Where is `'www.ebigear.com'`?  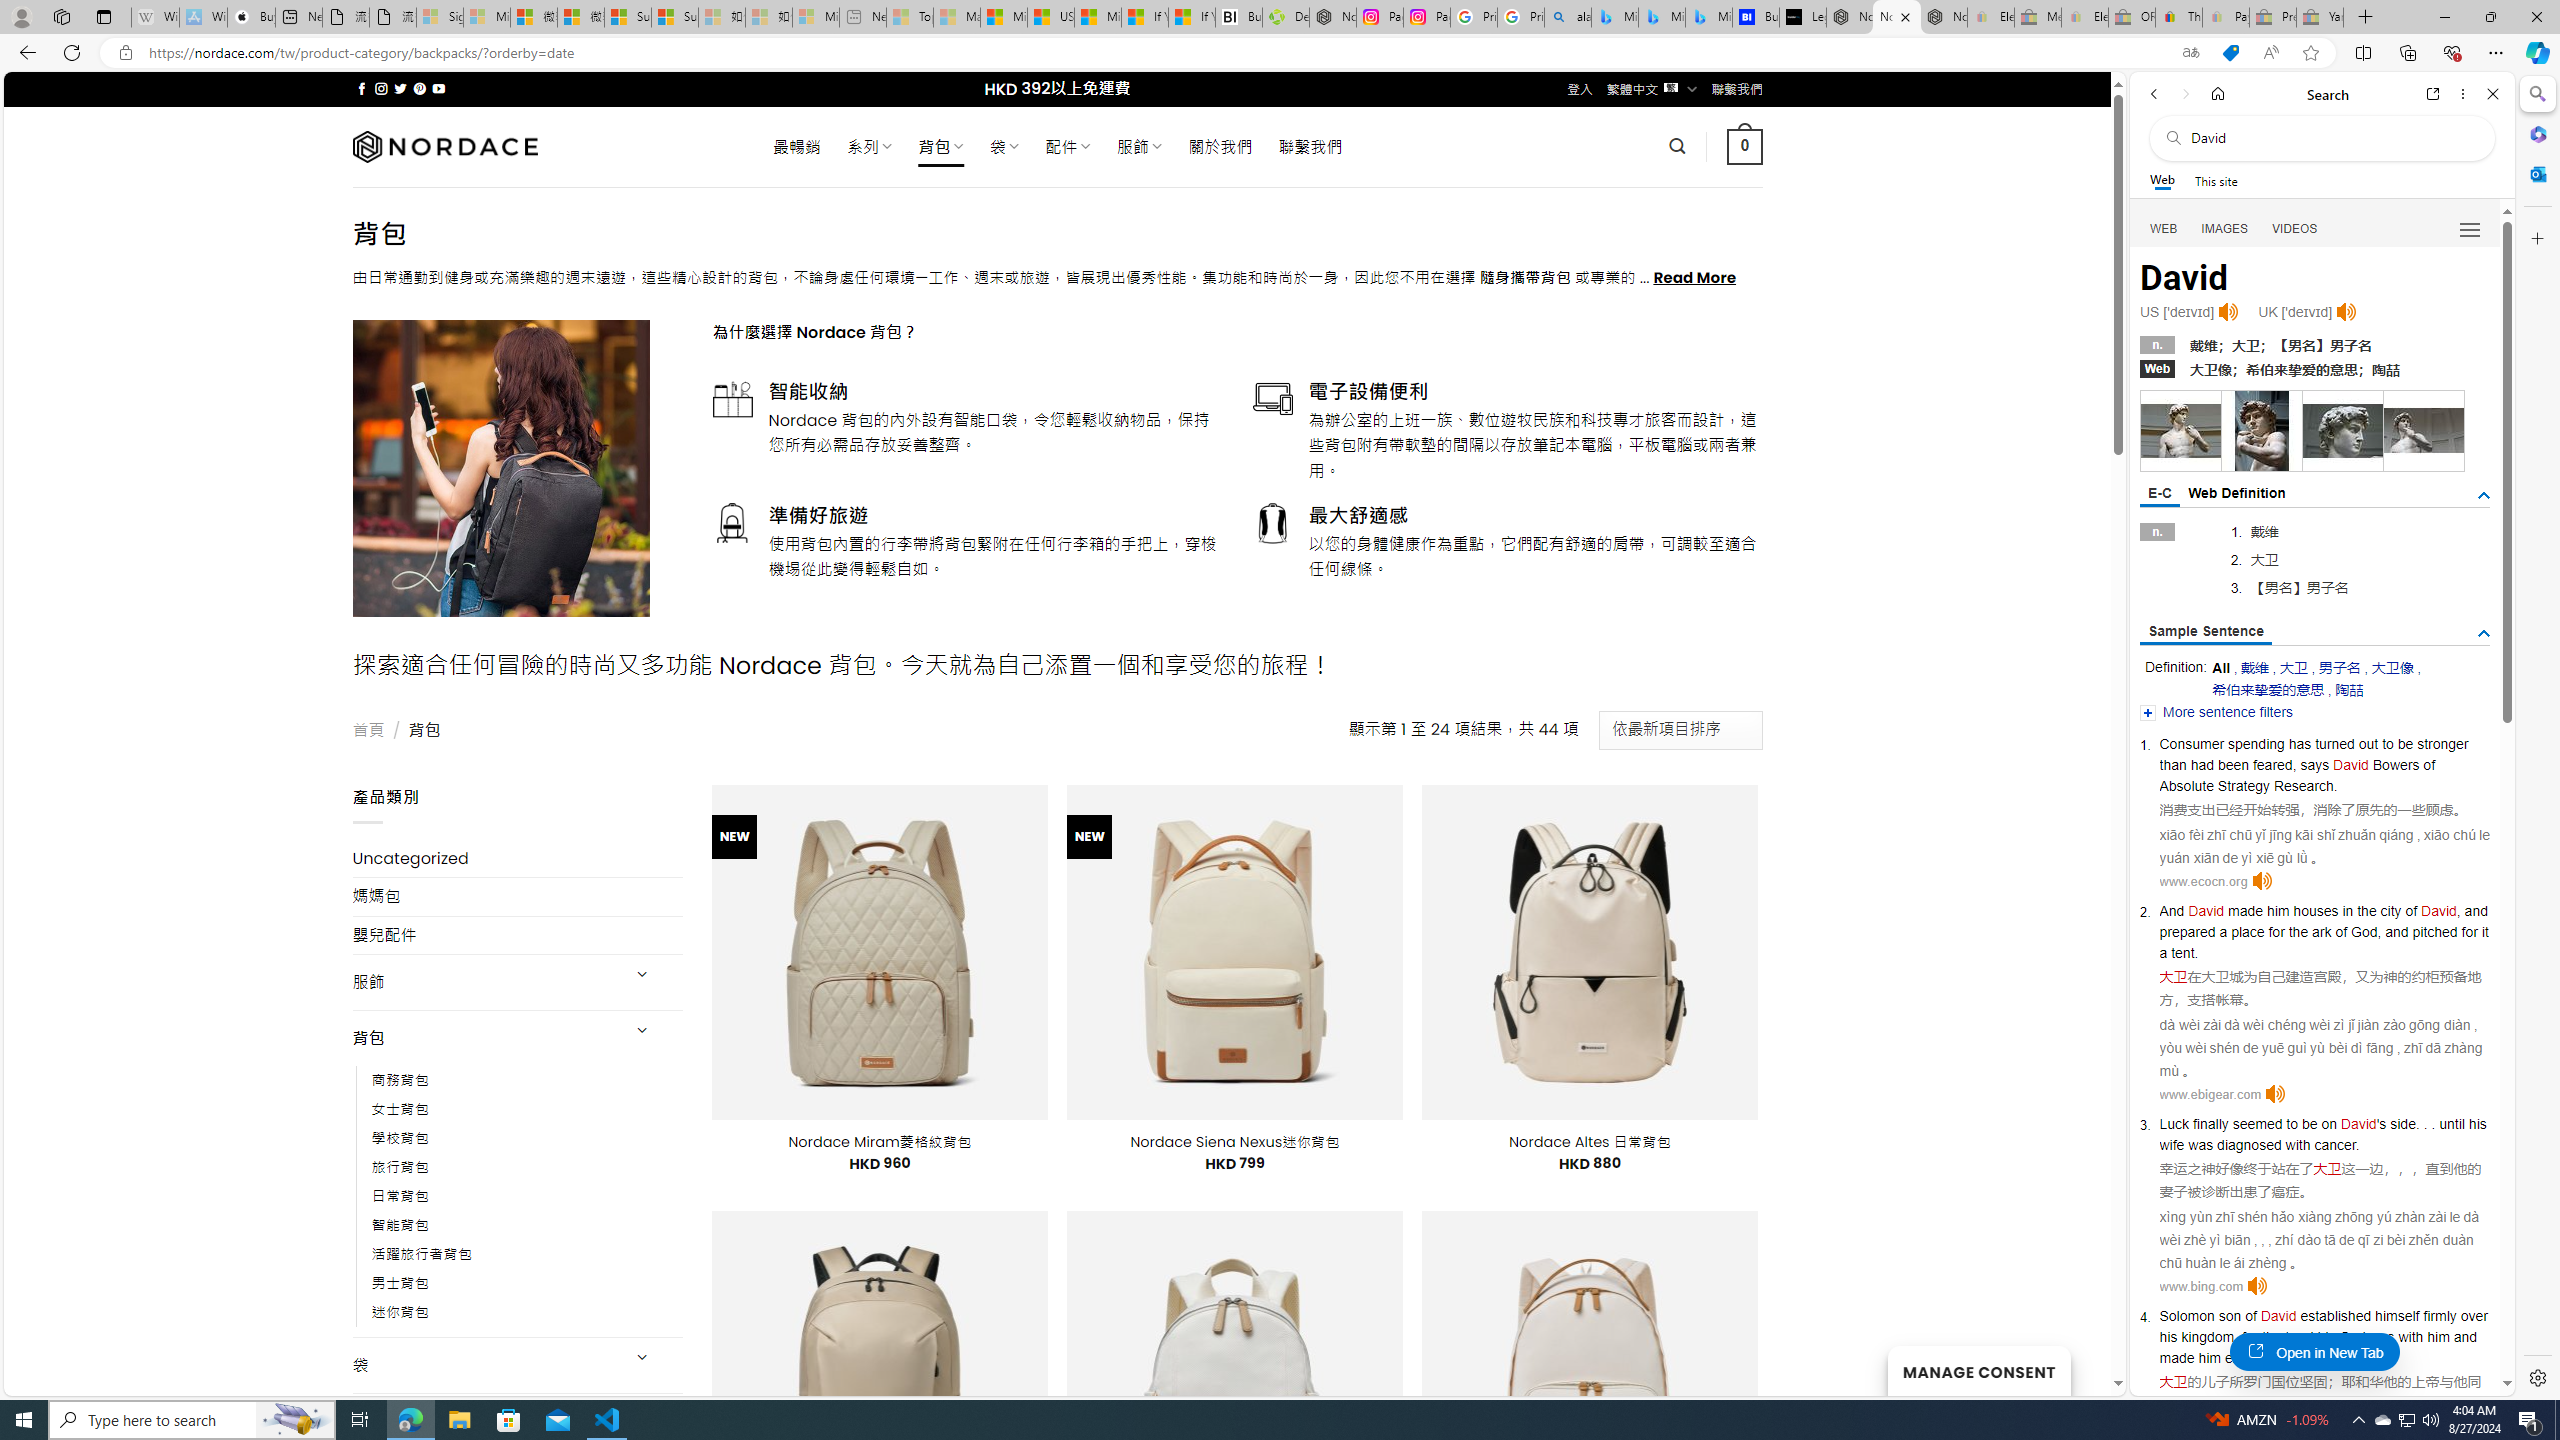
'www.ebigear.com' is located at coordinates (2209, 1094).